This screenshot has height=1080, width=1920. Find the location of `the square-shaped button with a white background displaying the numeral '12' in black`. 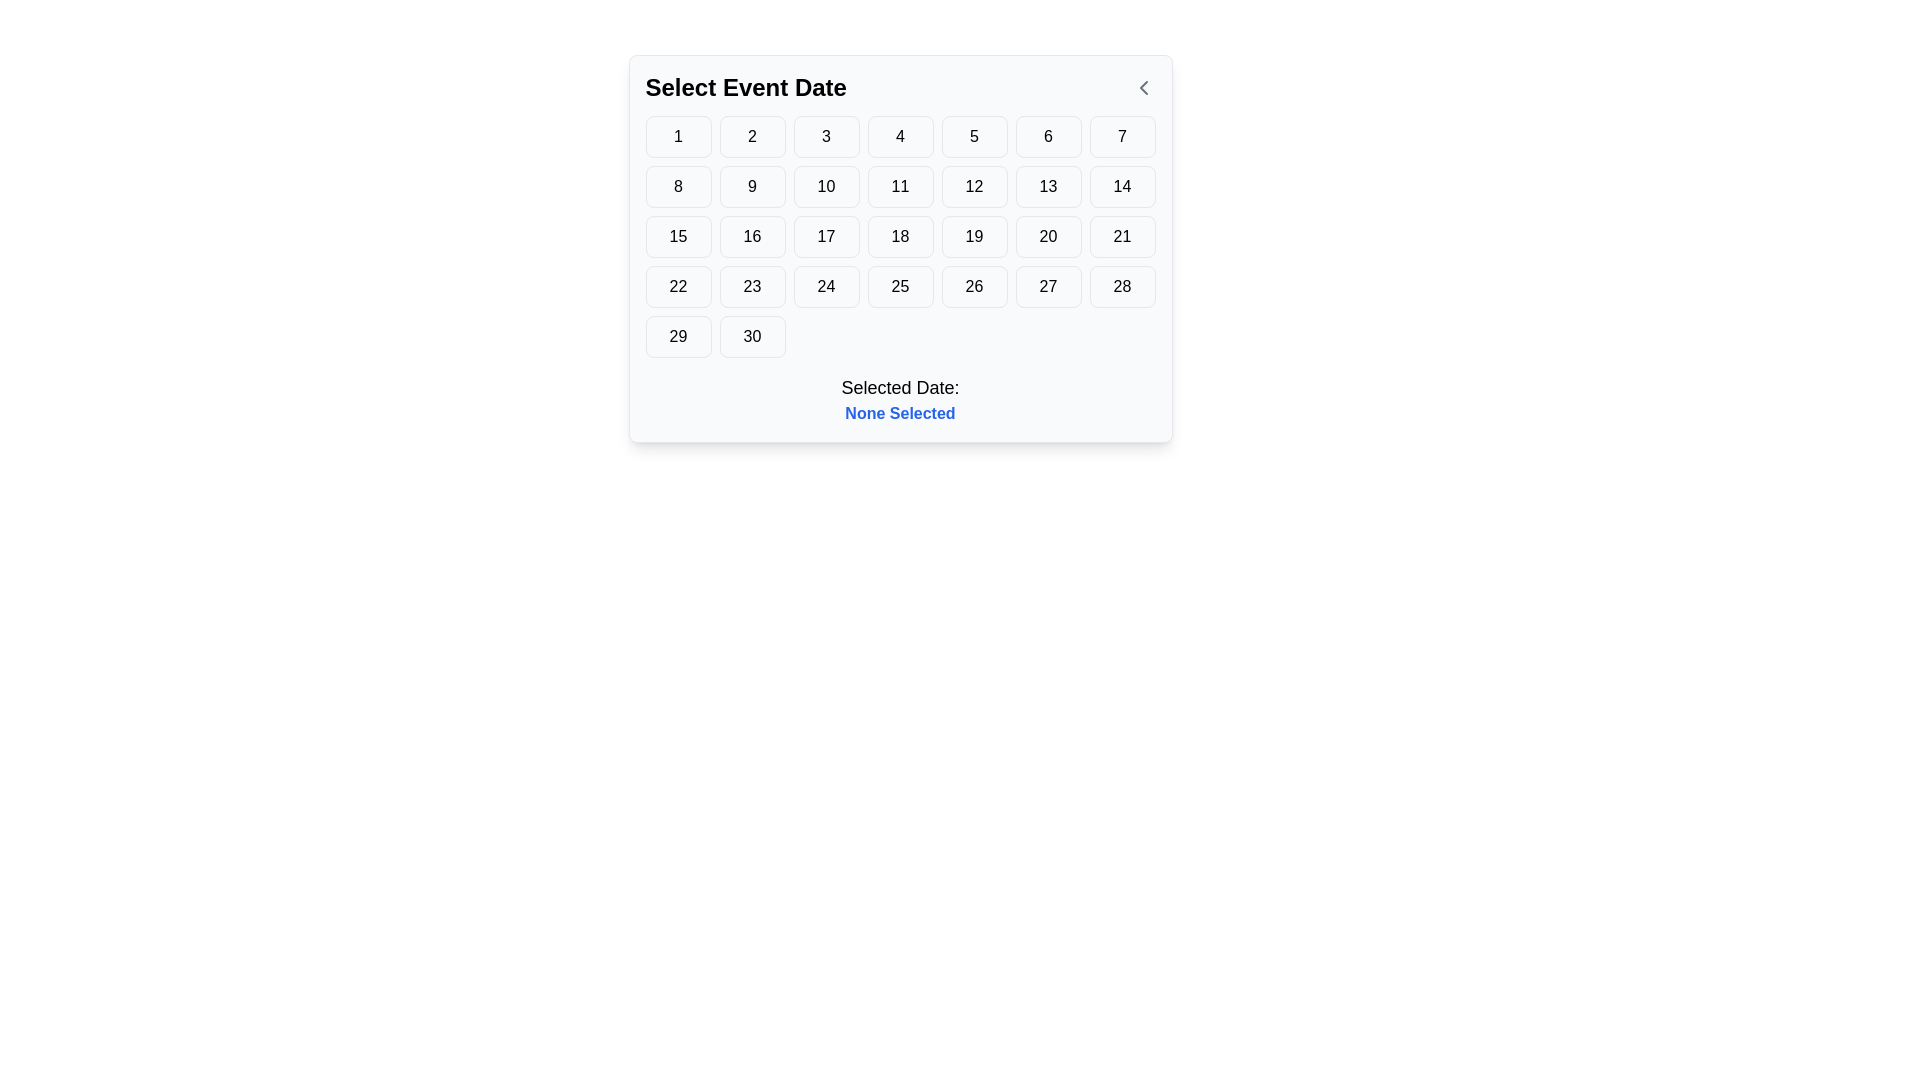

the square-shaped button with a white background displaying the numeral '12' in black is located at coordinates (974, 186).